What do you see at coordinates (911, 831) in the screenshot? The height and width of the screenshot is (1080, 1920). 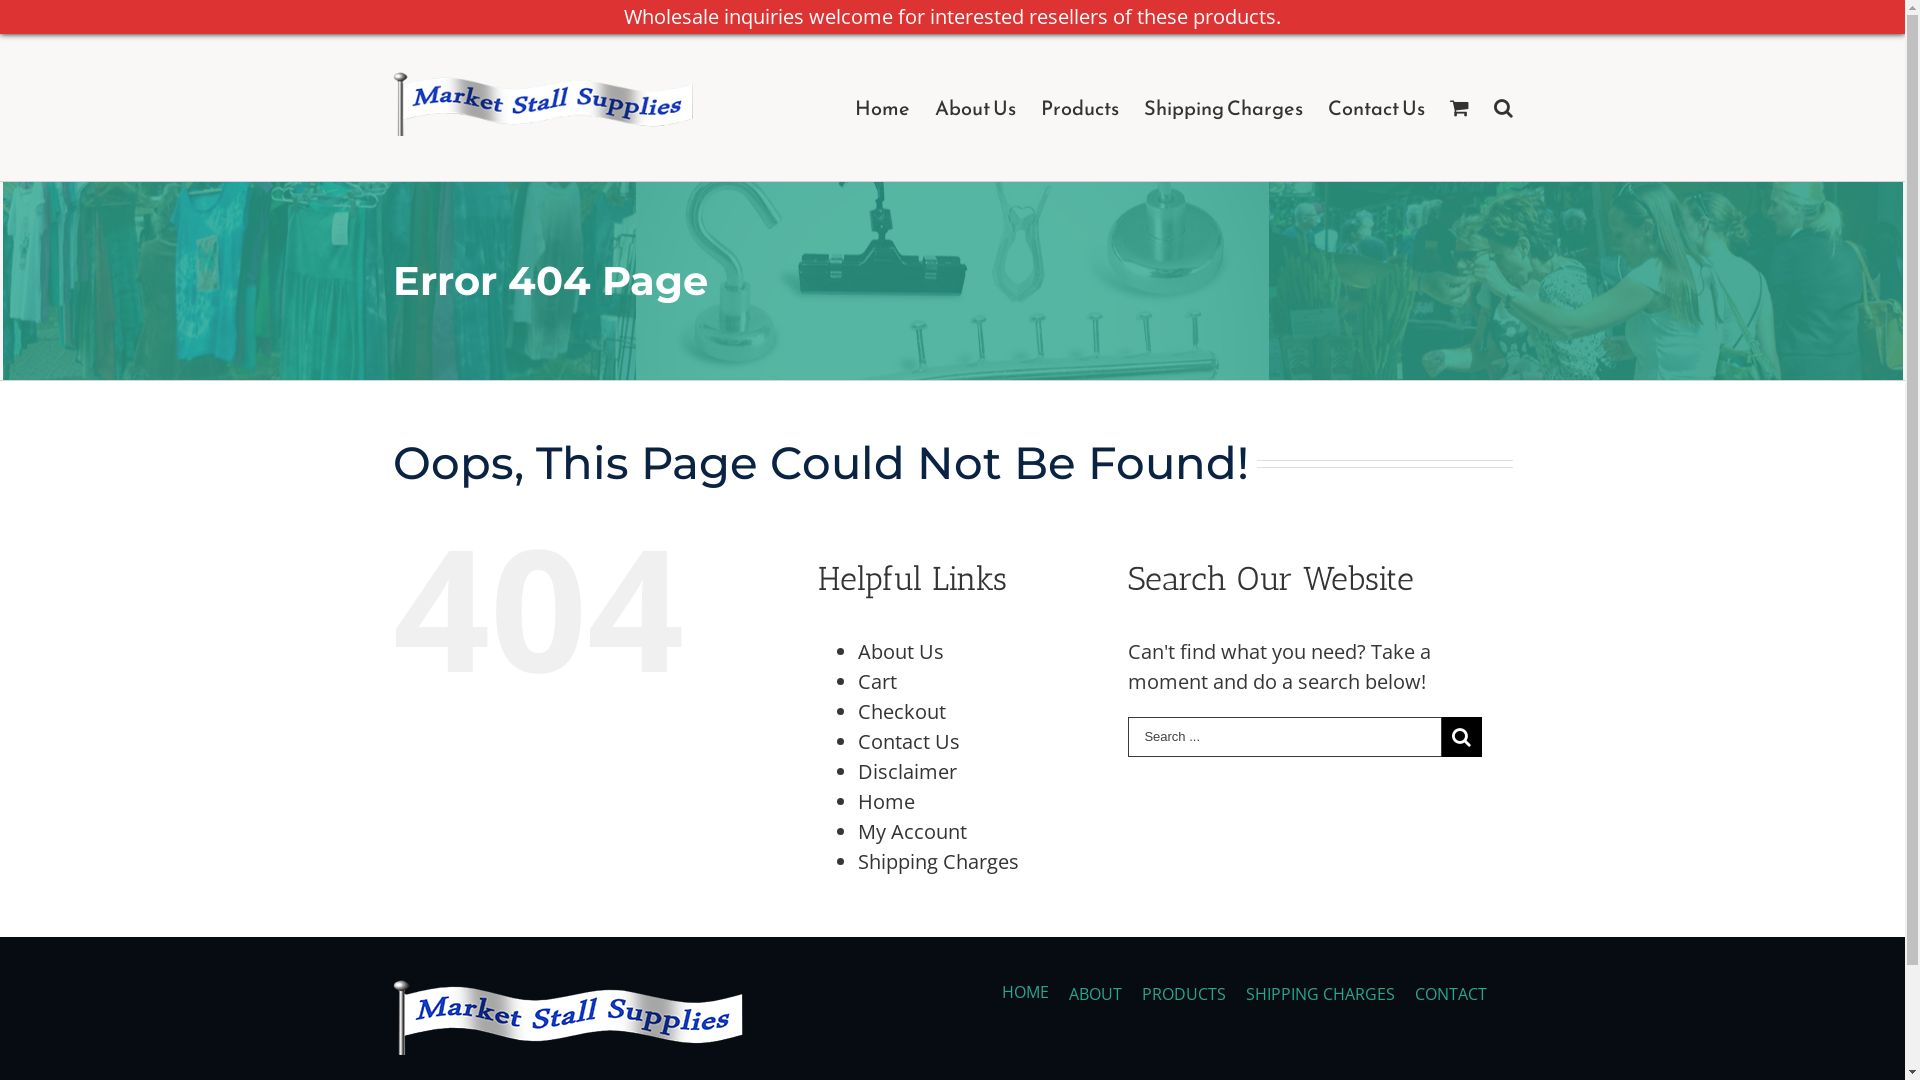 I see `'My Account'` at bounding box center [911, 831].